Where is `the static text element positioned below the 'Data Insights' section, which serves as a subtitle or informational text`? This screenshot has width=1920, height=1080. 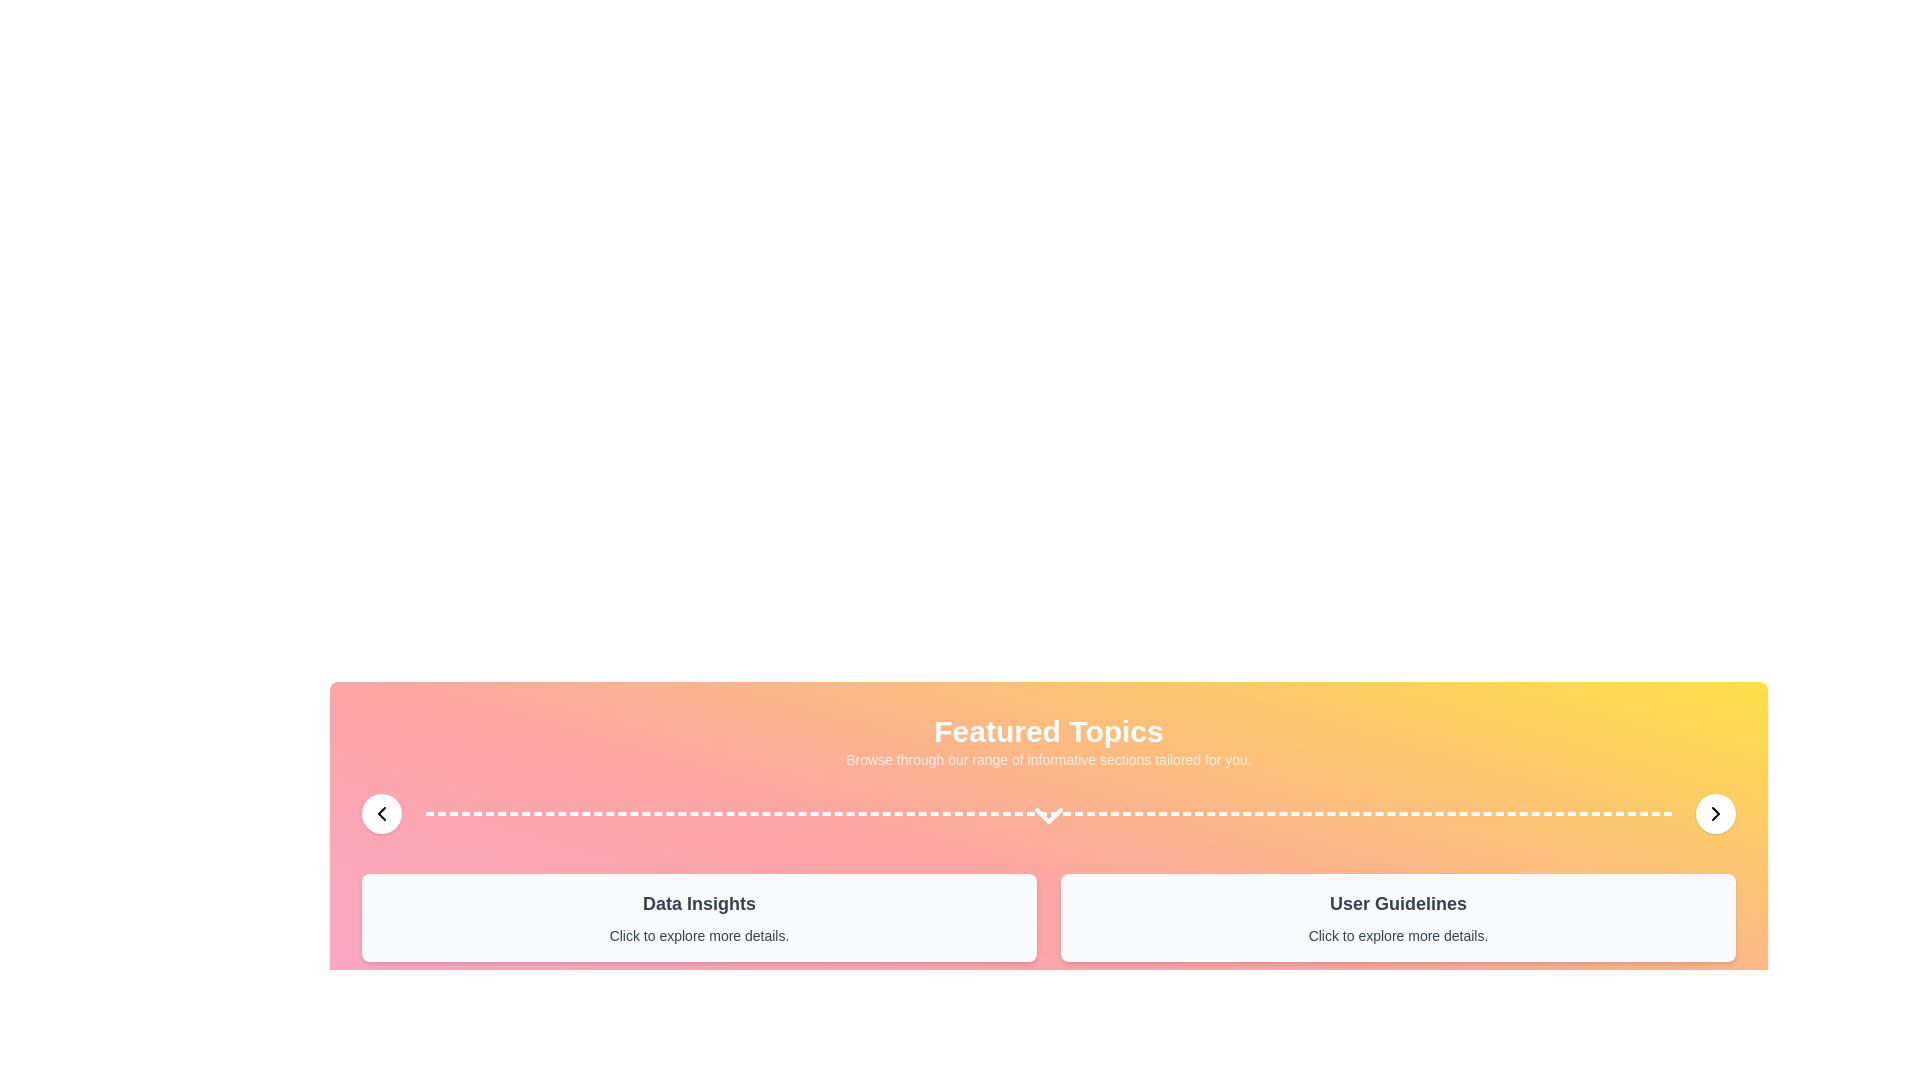 the static text element positioned below the 'Data Insights' section, which serves as a subtitle or informational text is located at coordinates (699, 936).